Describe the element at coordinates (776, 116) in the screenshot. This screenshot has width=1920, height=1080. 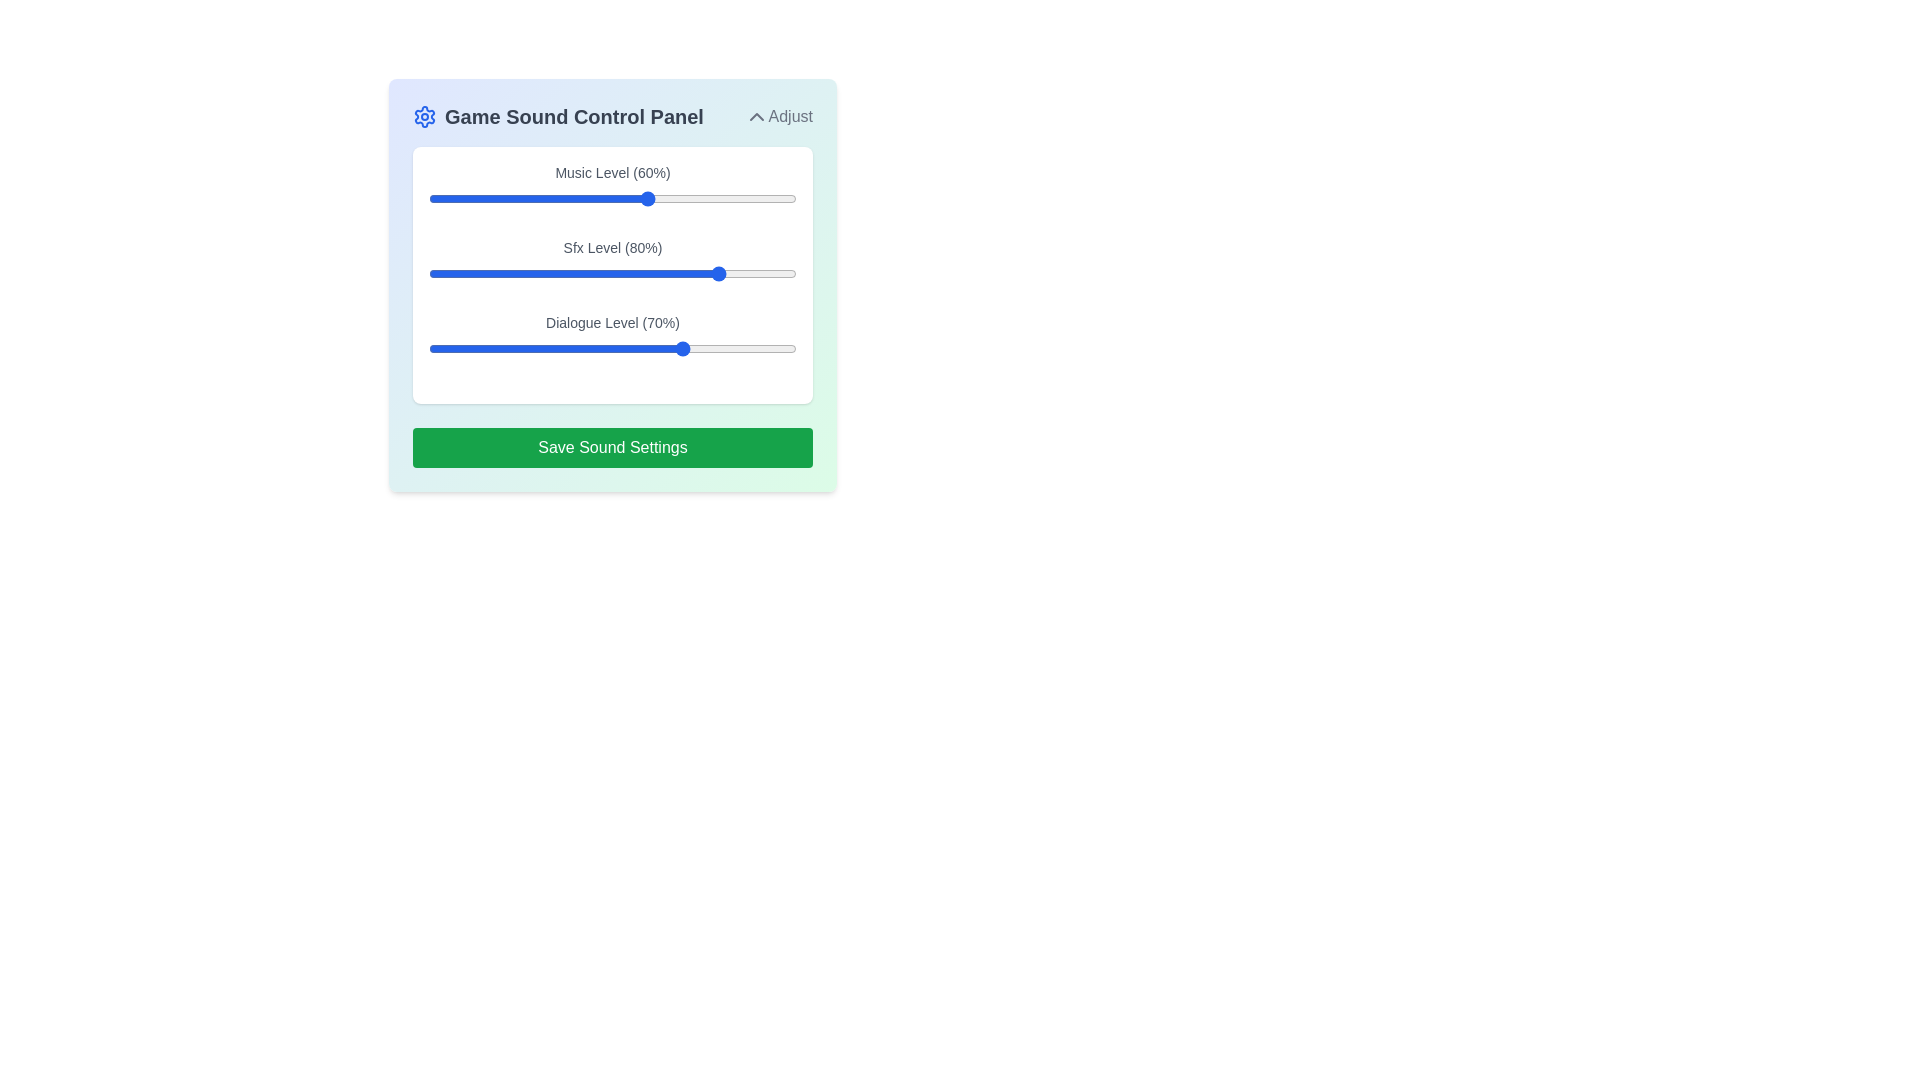
I see `the 'Adjust' button to toggle the panel expansion` at that location.